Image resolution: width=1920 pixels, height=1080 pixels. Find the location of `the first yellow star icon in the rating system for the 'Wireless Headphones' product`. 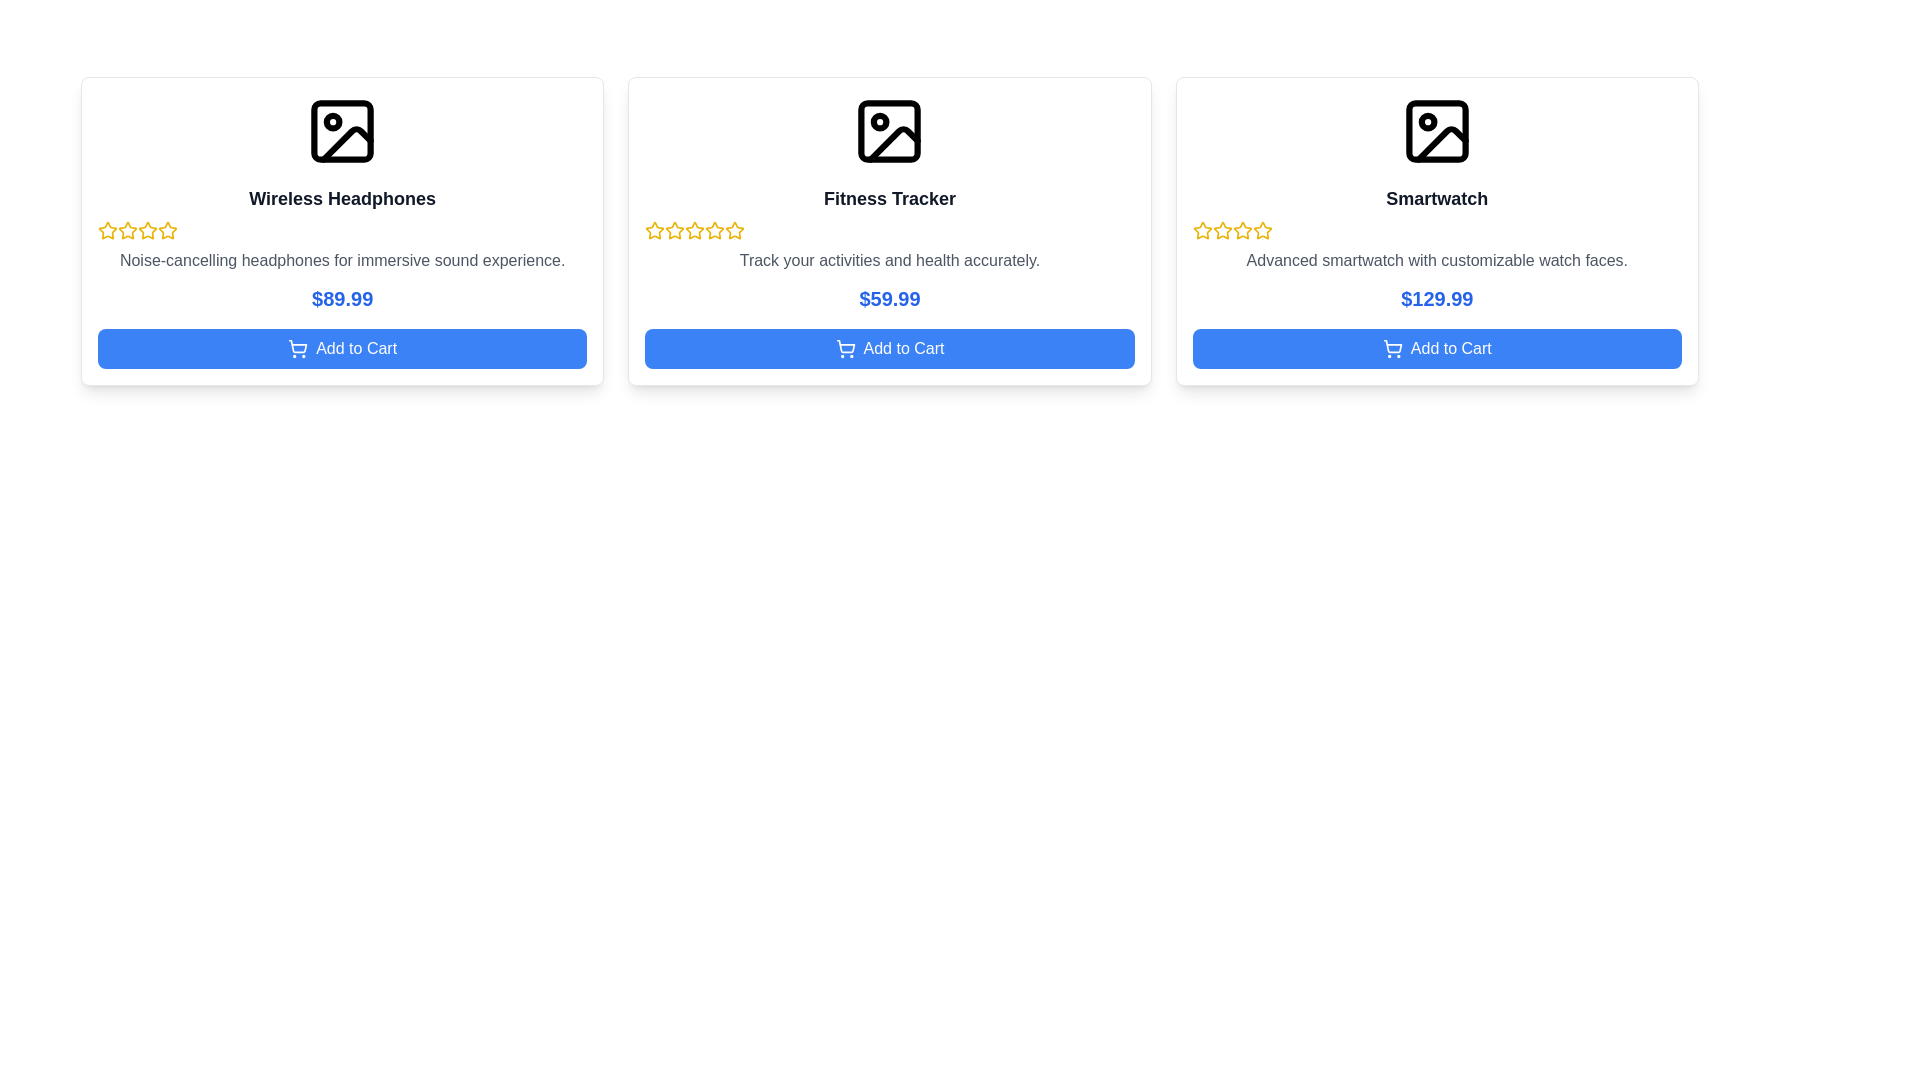

the first yellow star icon in the rating system for the 'Wireless Headphones' product is located at coordinates (107, 229).